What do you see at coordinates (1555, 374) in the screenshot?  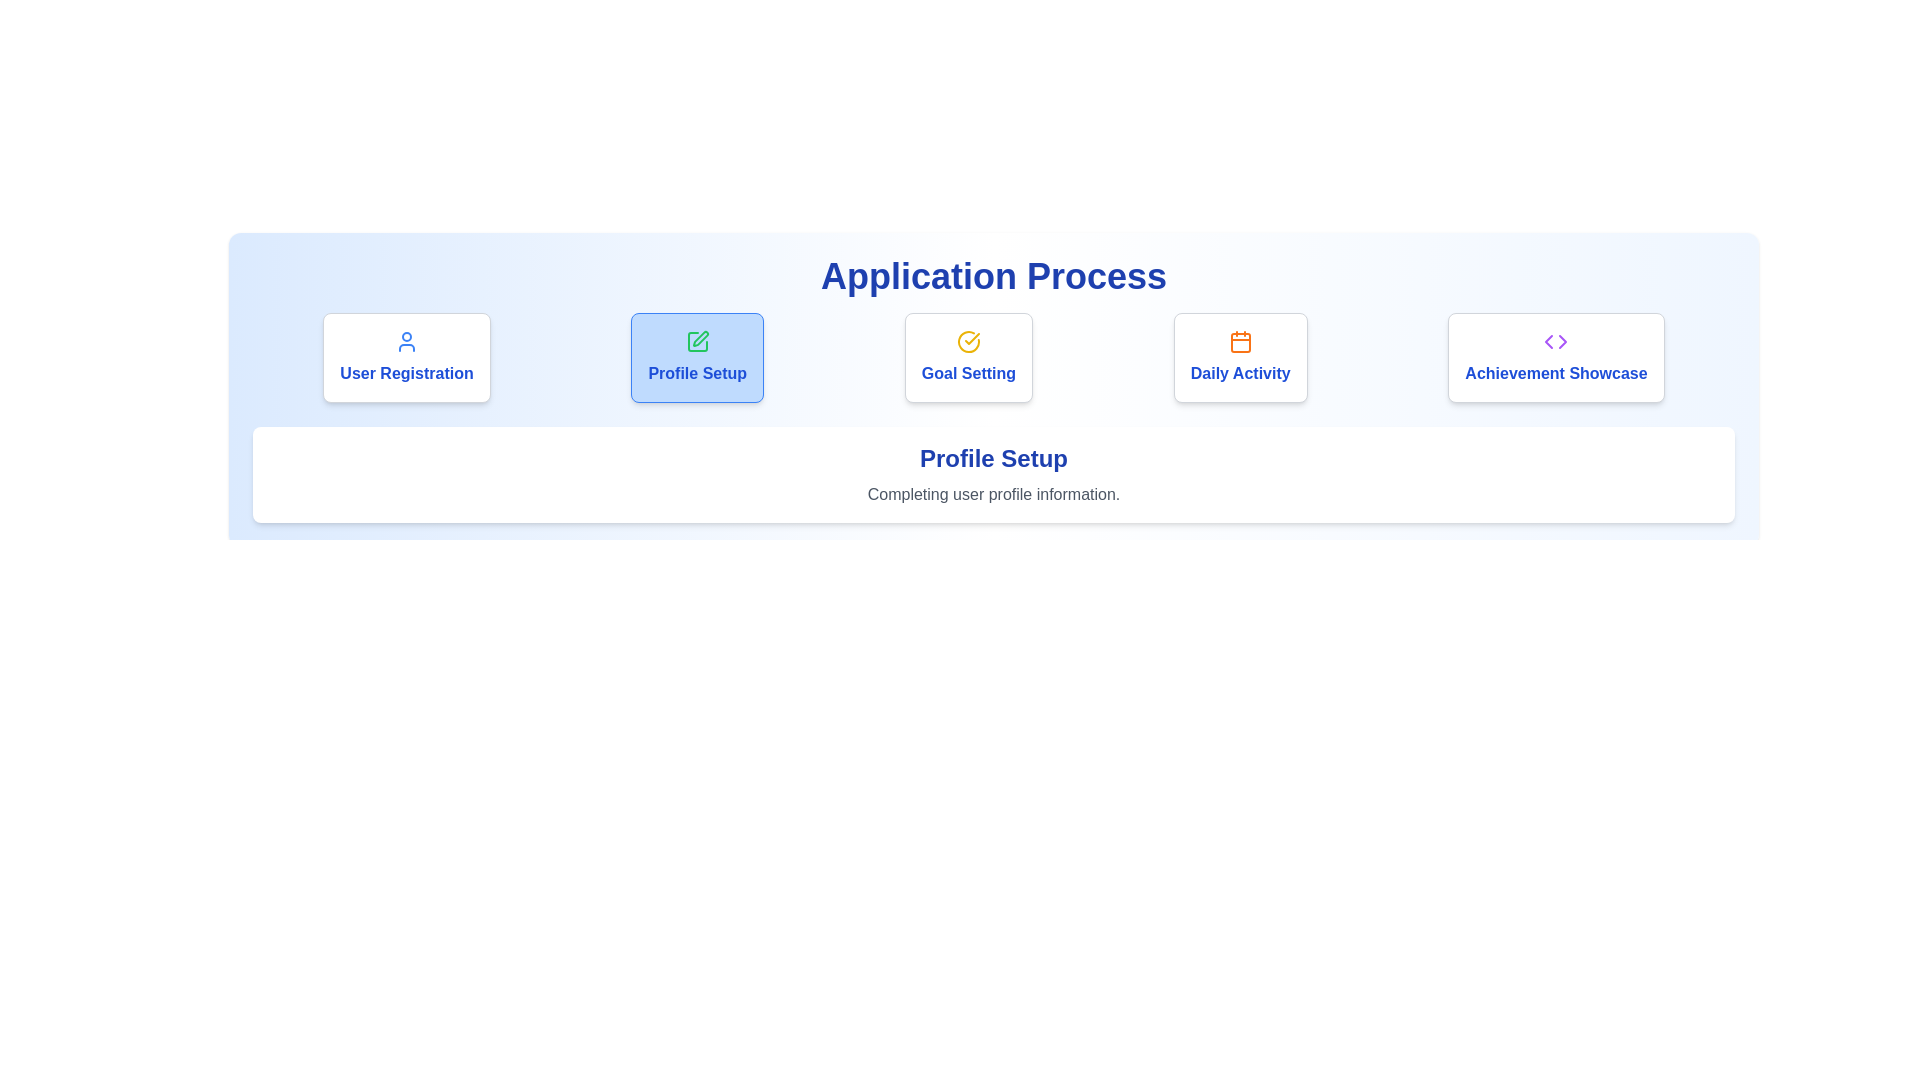 I see `the 'Achievement Showcase' text label located at the bottom part of the fifth card in a row of cards` at bounding box center [1555, 374].